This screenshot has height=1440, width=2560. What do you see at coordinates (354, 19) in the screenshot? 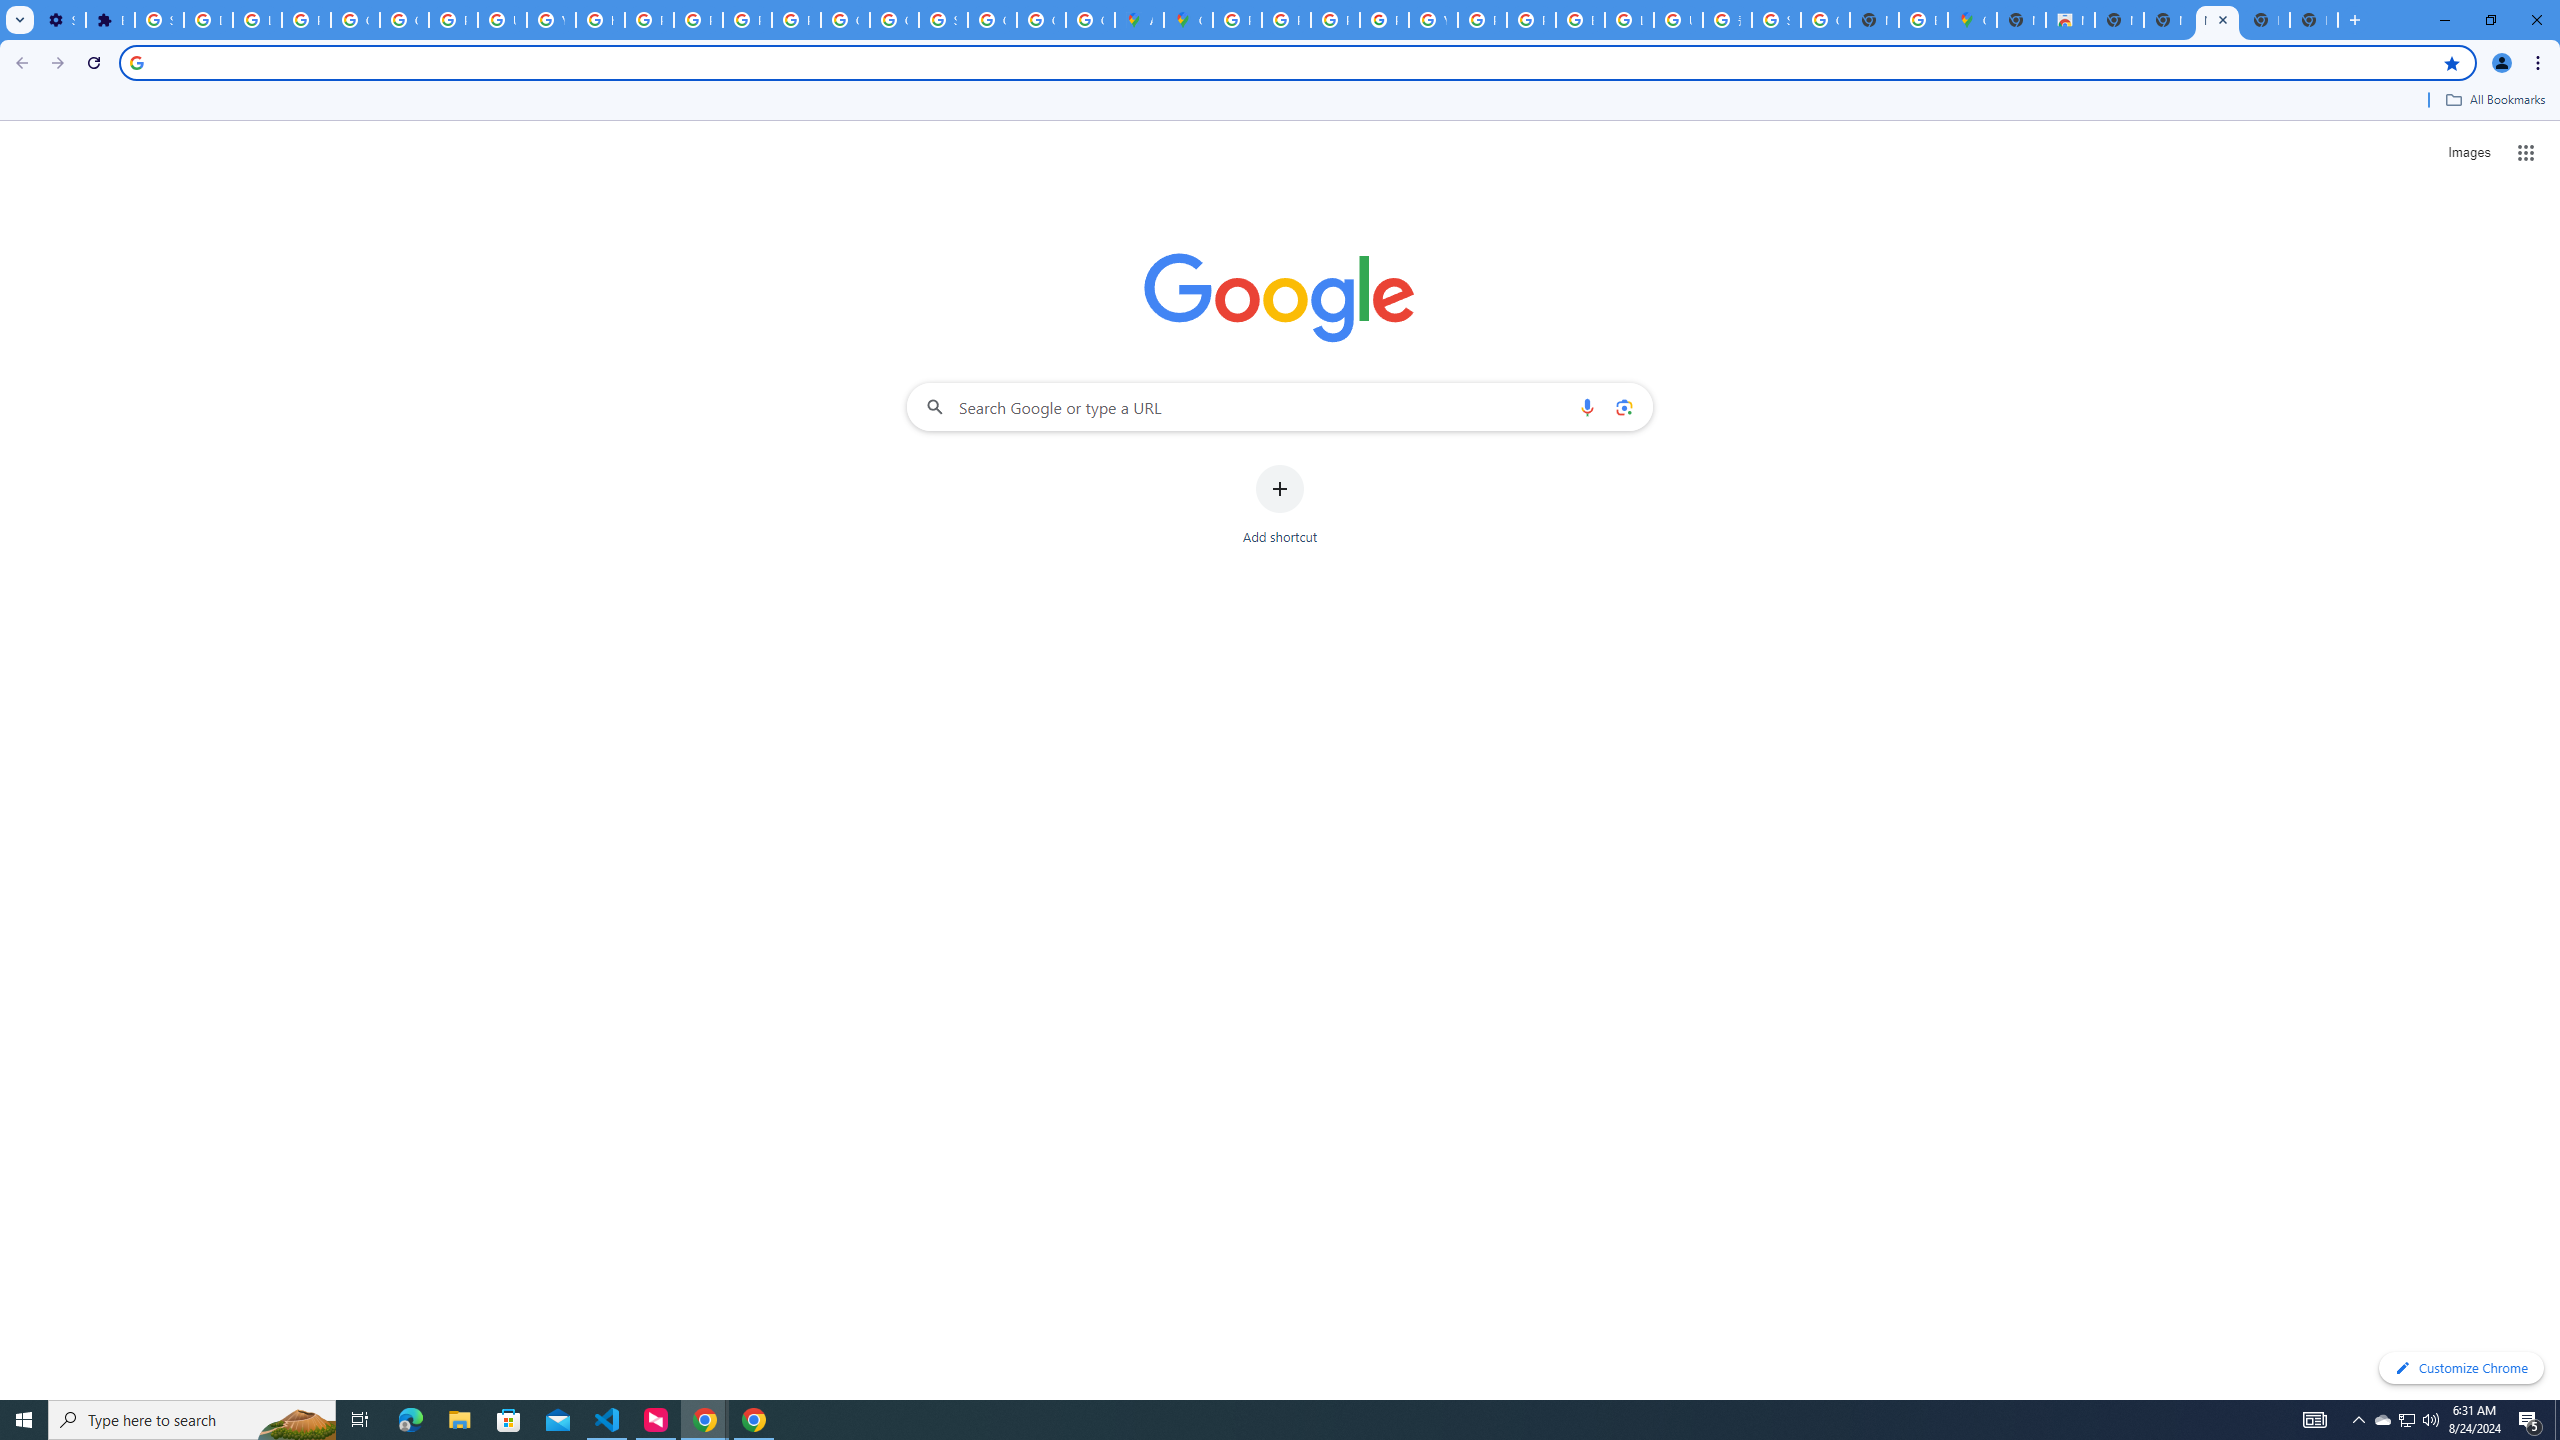
I see `'Google Account Help'` at bounding box center [354, 19].